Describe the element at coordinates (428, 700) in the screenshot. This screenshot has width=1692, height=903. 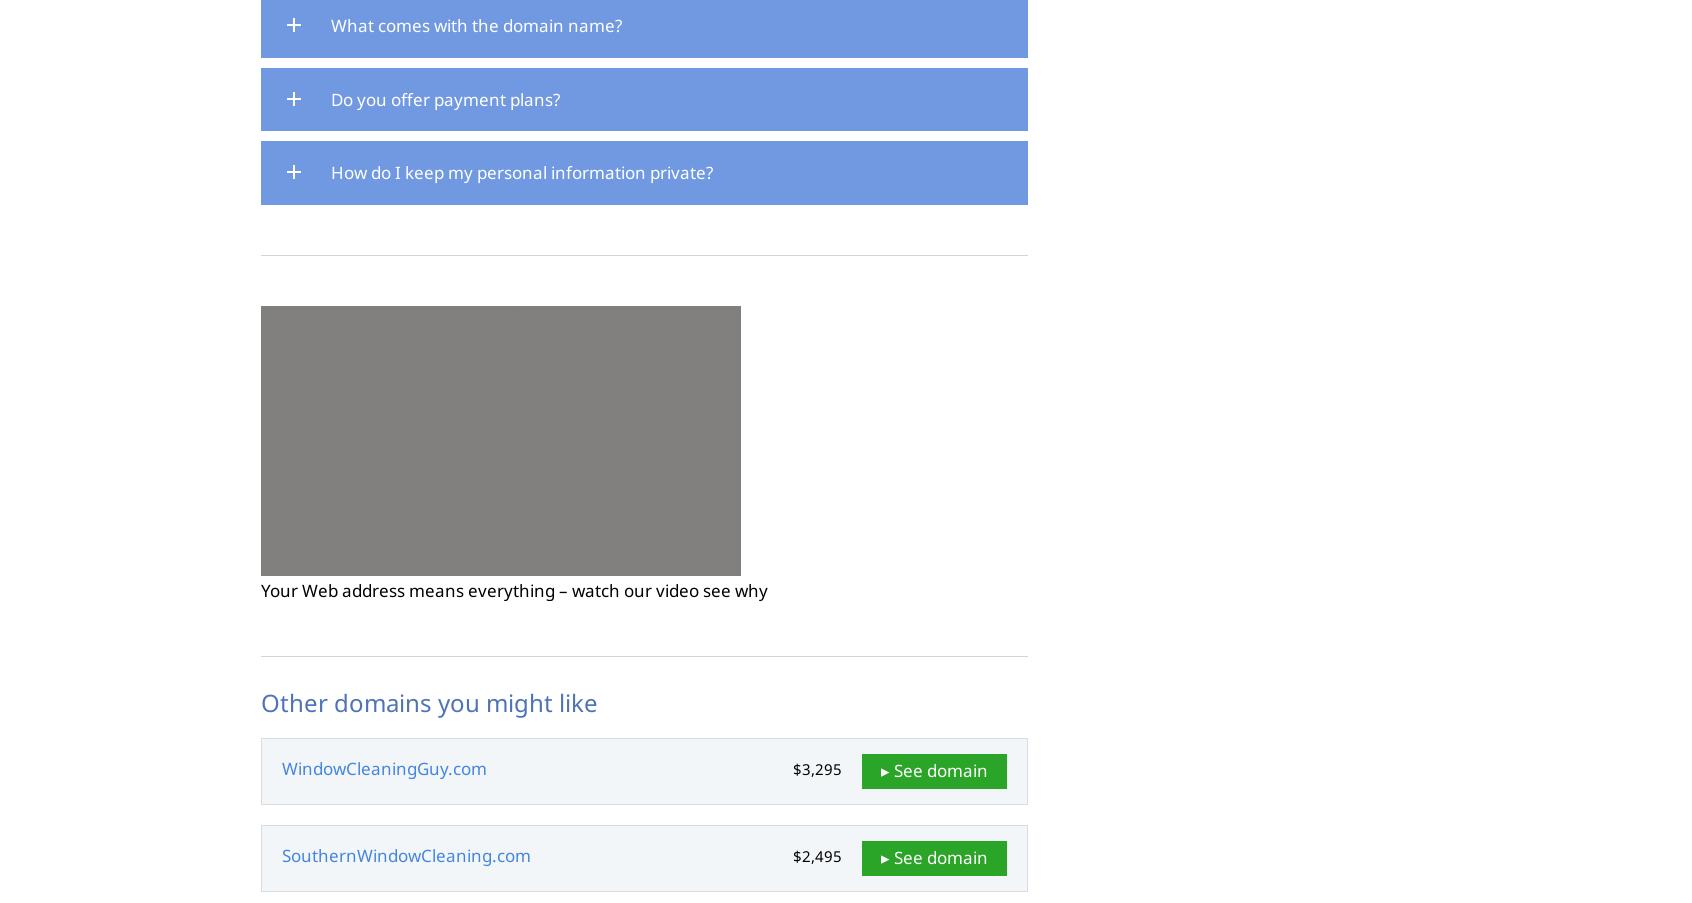
I see `'Other domains you might like'` at that location.